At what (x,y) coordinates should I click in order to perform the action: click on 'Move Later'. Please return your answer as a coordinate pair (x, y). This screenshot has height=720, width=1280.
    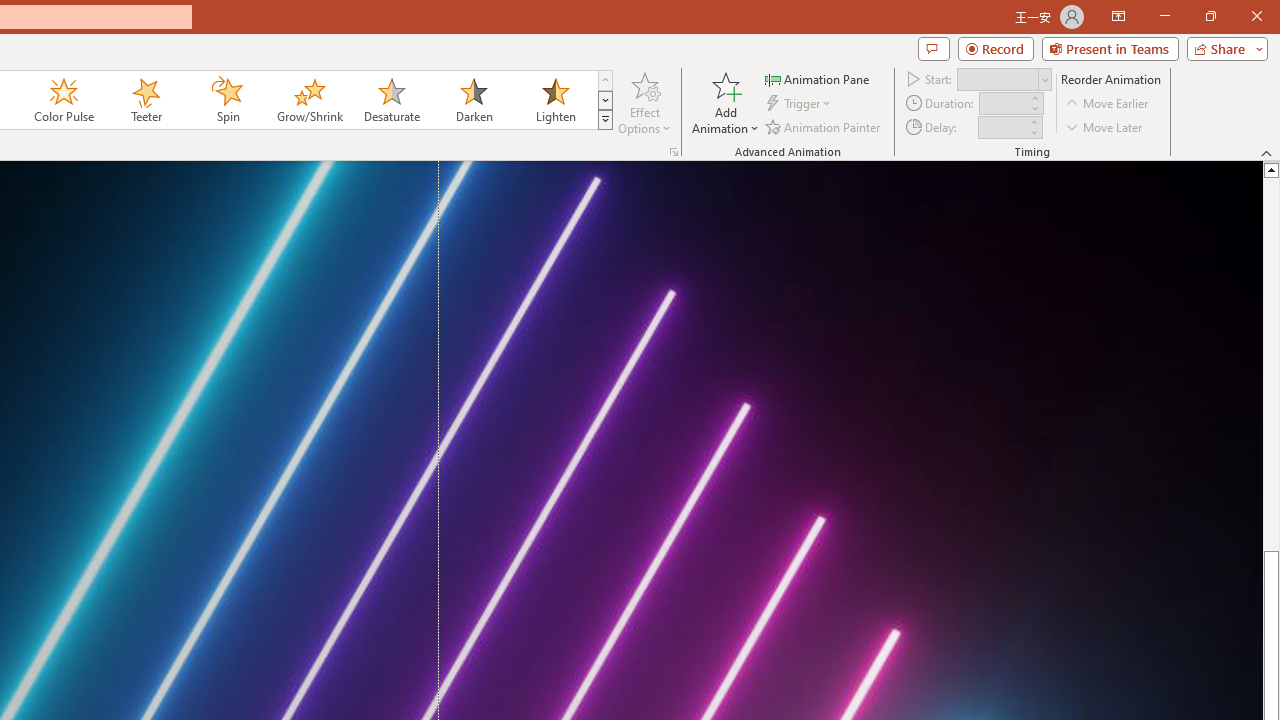
    Looking at the image, I should click on (1104, 127).